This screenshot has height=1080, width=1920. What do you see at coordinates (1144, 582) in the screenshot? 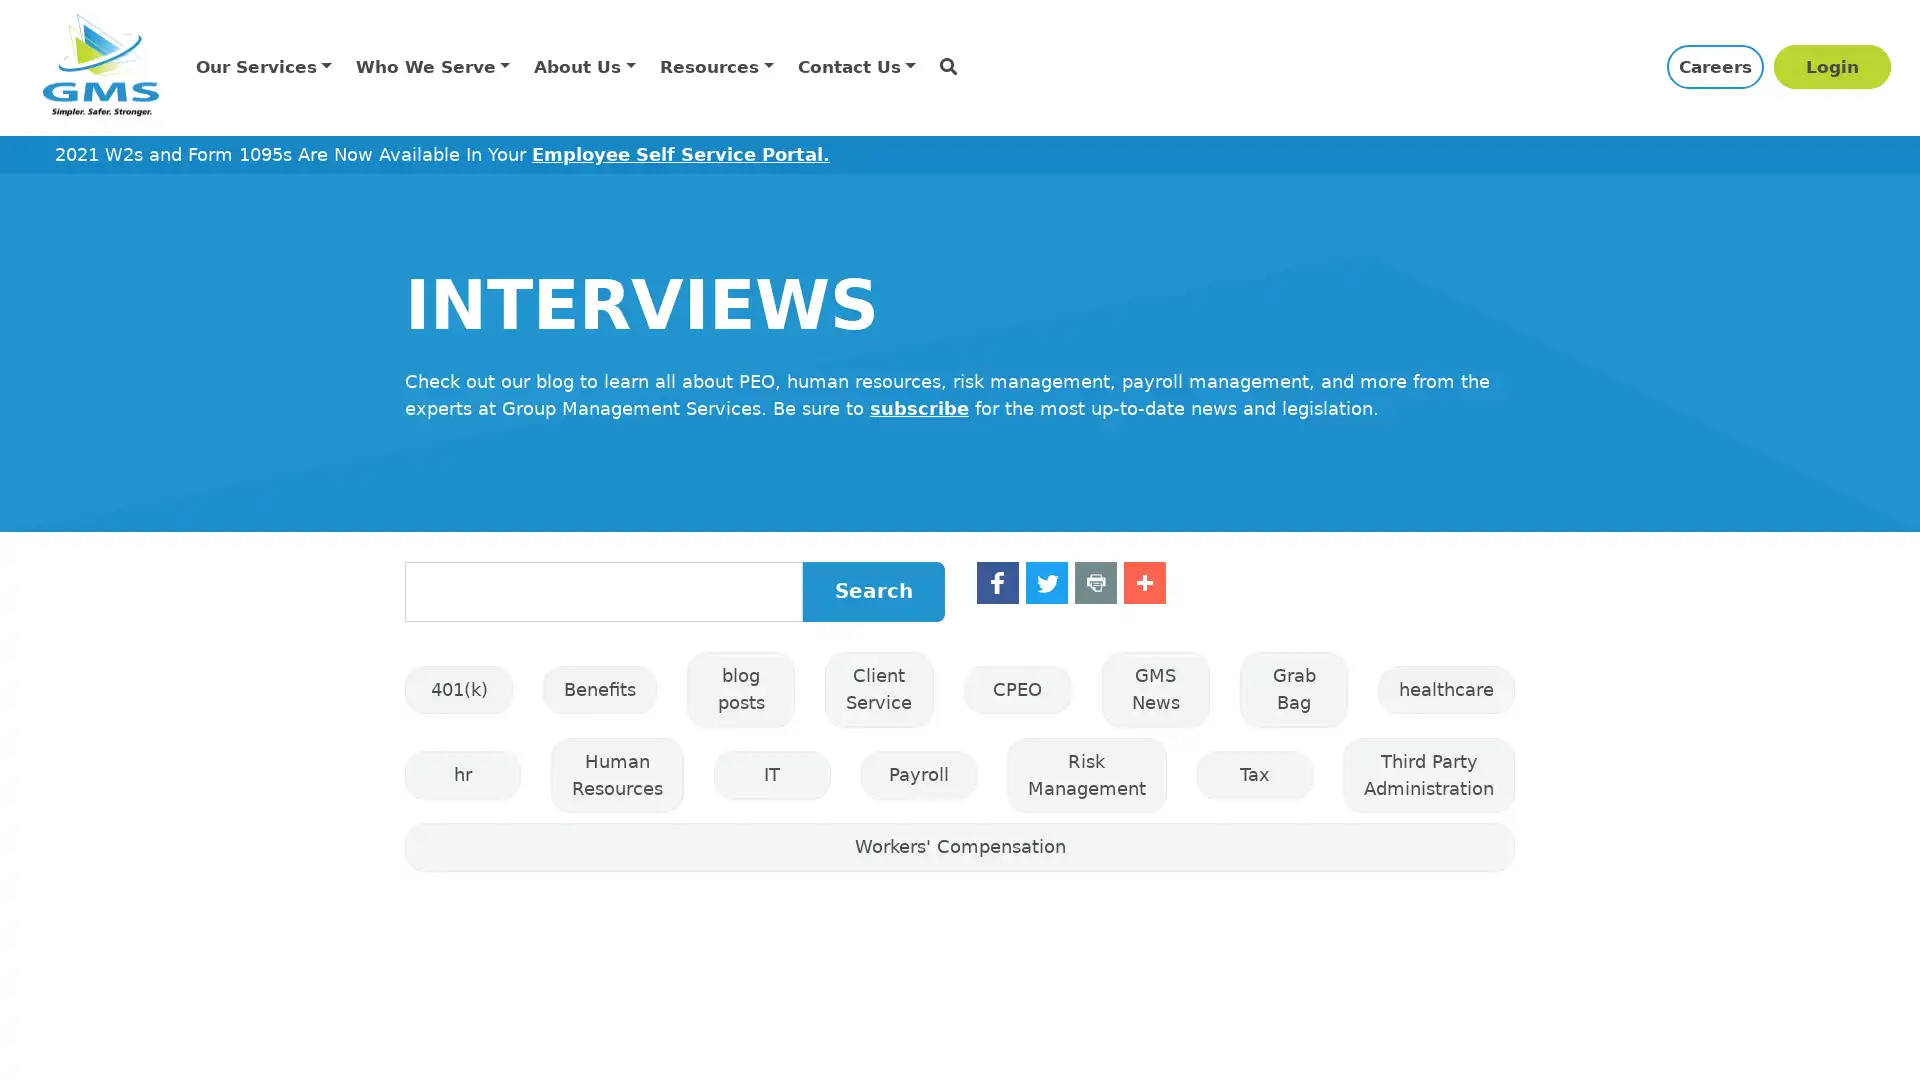
I see `Share to Twitter Twitter` at bounding box center [1144, 582].